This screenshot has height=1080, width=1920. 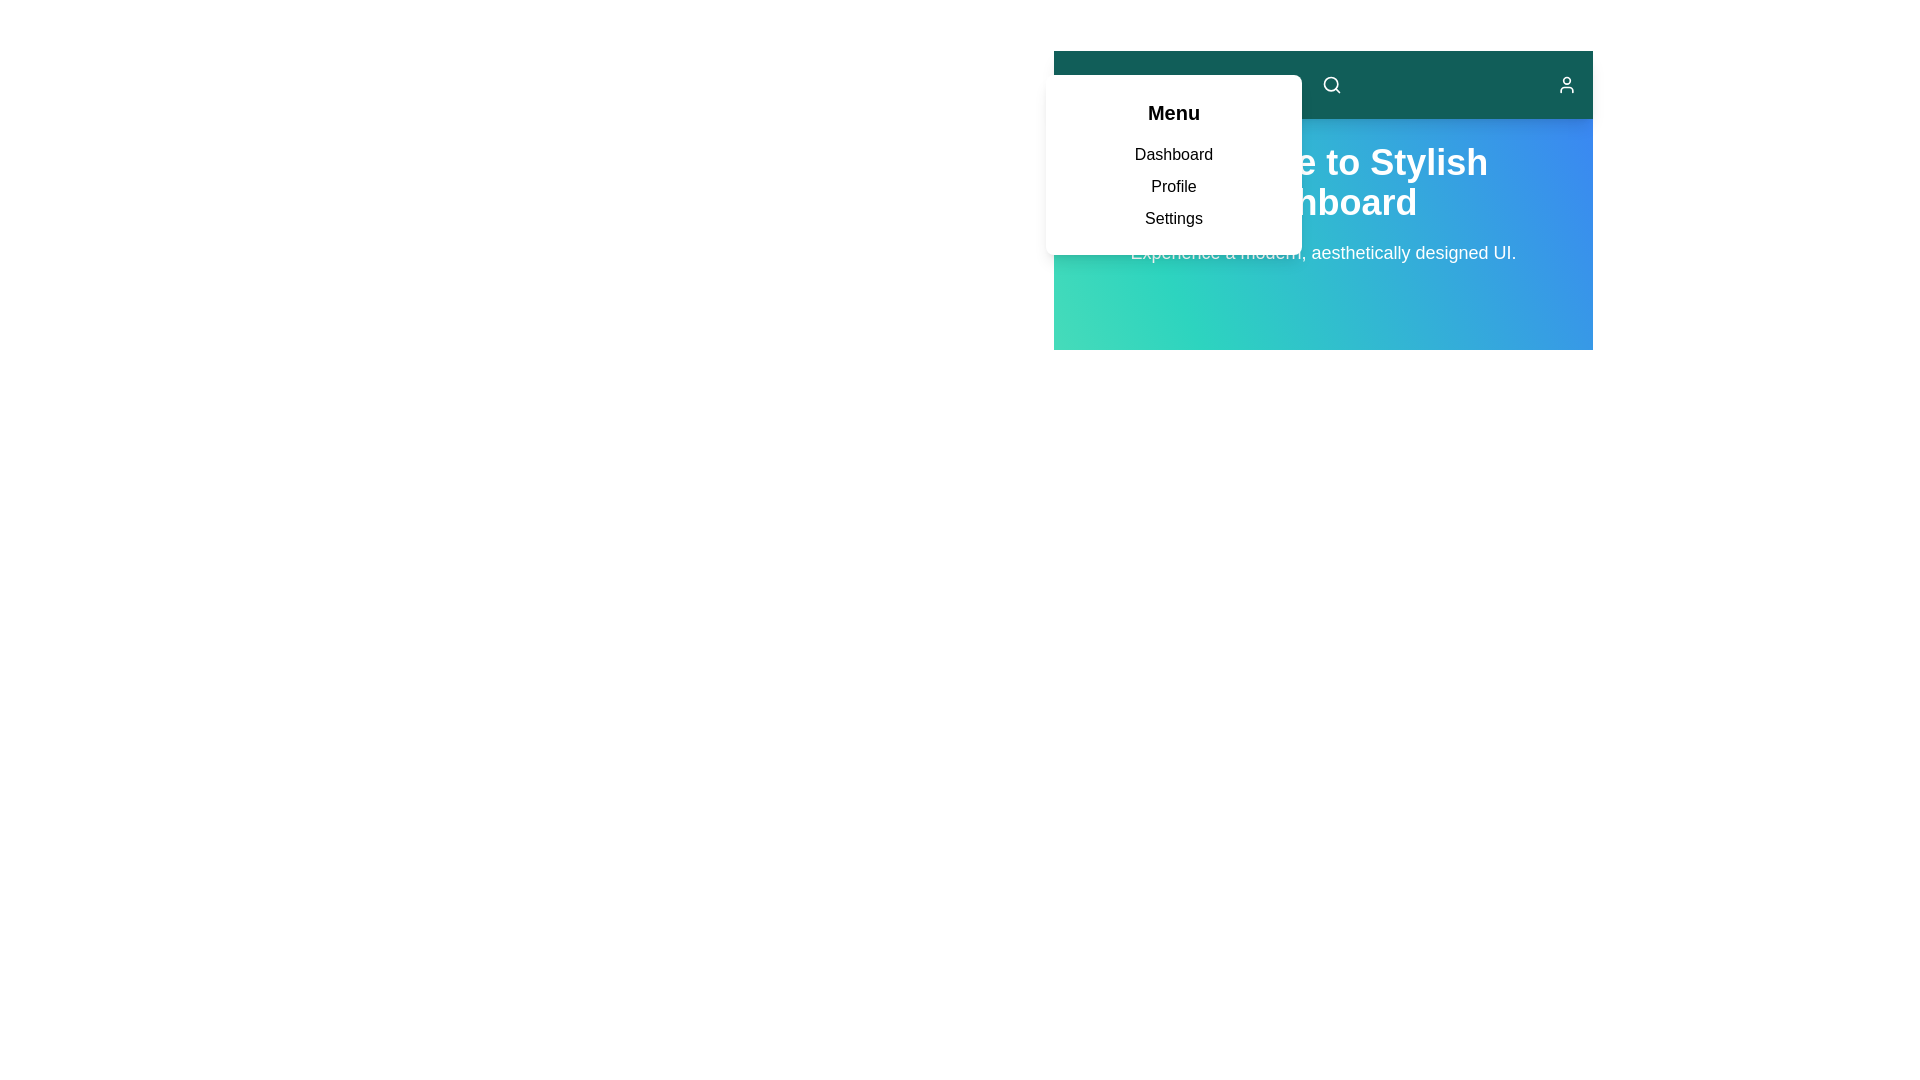 What do you see at coordinates (1174, 153) in the screenshot?
I see `the menu link corresponding to Dashboard` at bounding box center [1174, 153].